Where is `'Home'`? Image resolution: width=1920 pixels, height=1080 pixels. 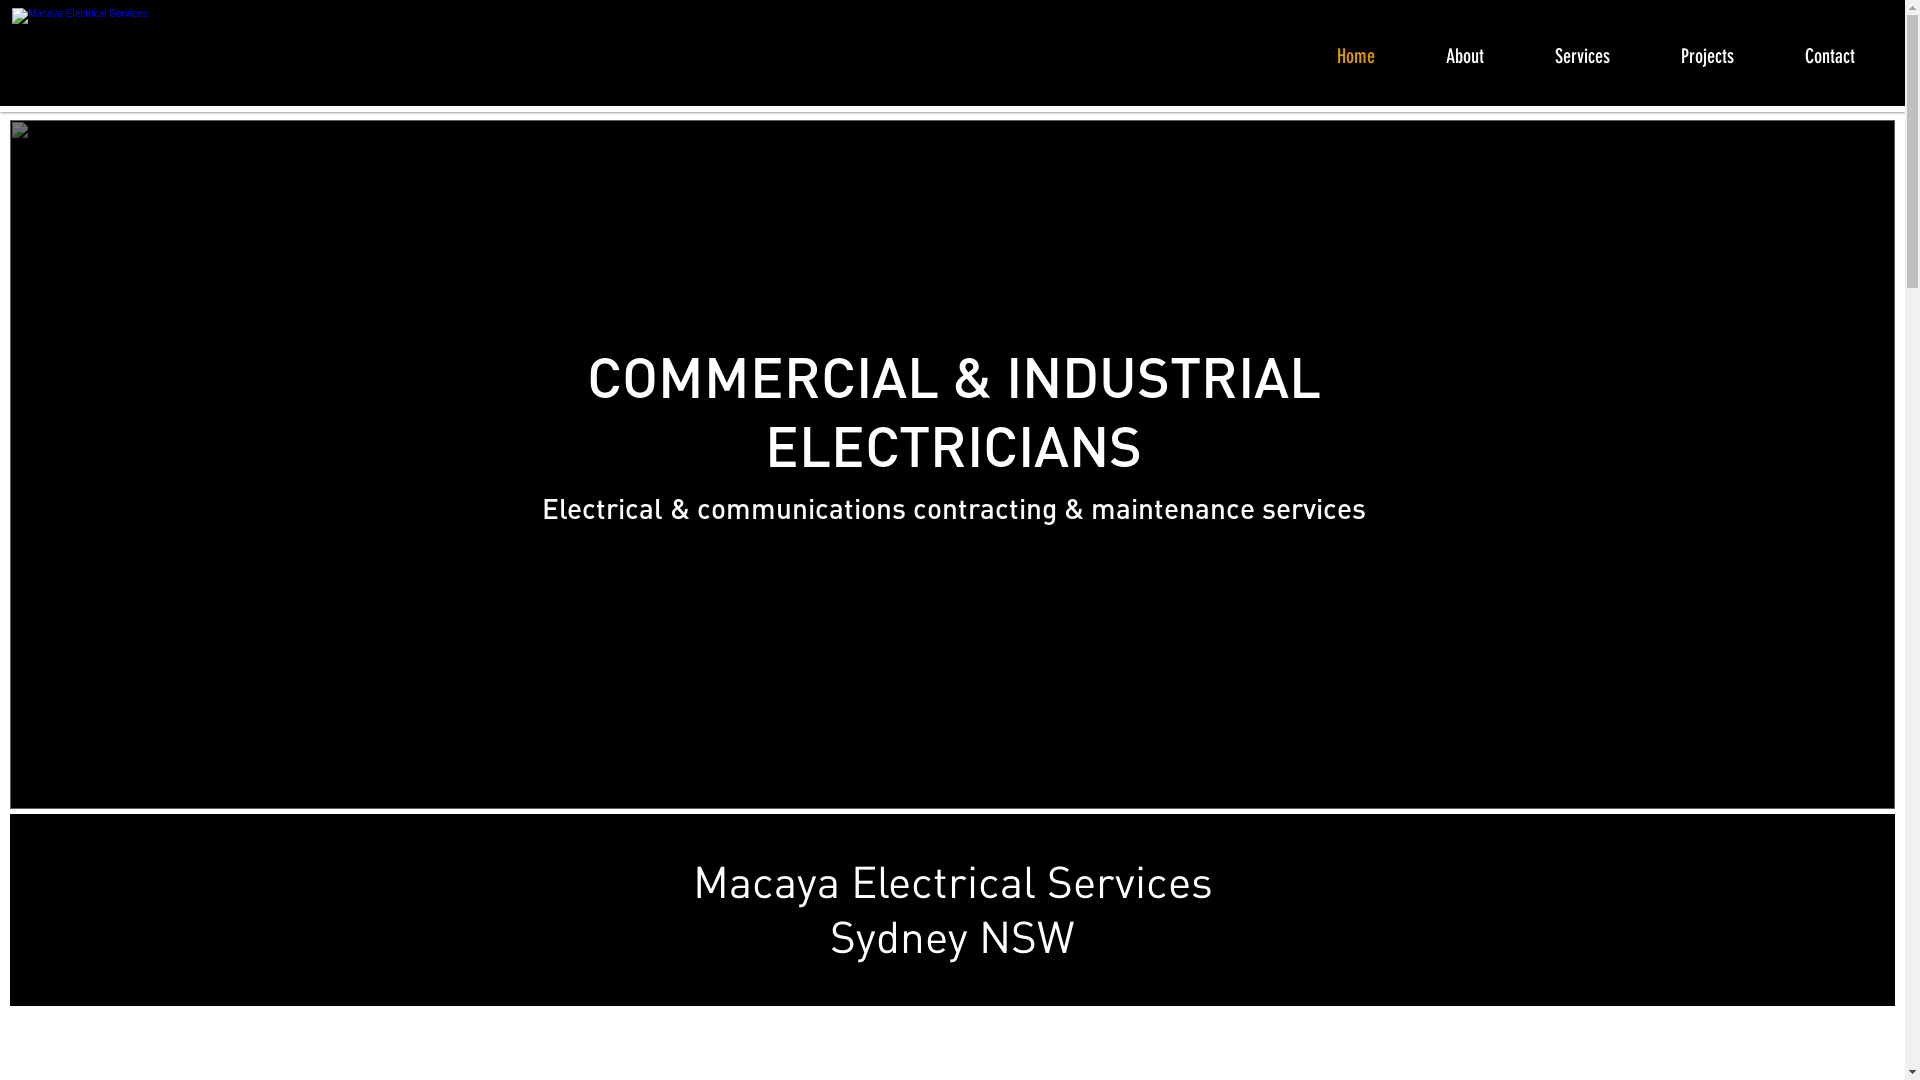
'Home' is located at coordinates (1370, 52).